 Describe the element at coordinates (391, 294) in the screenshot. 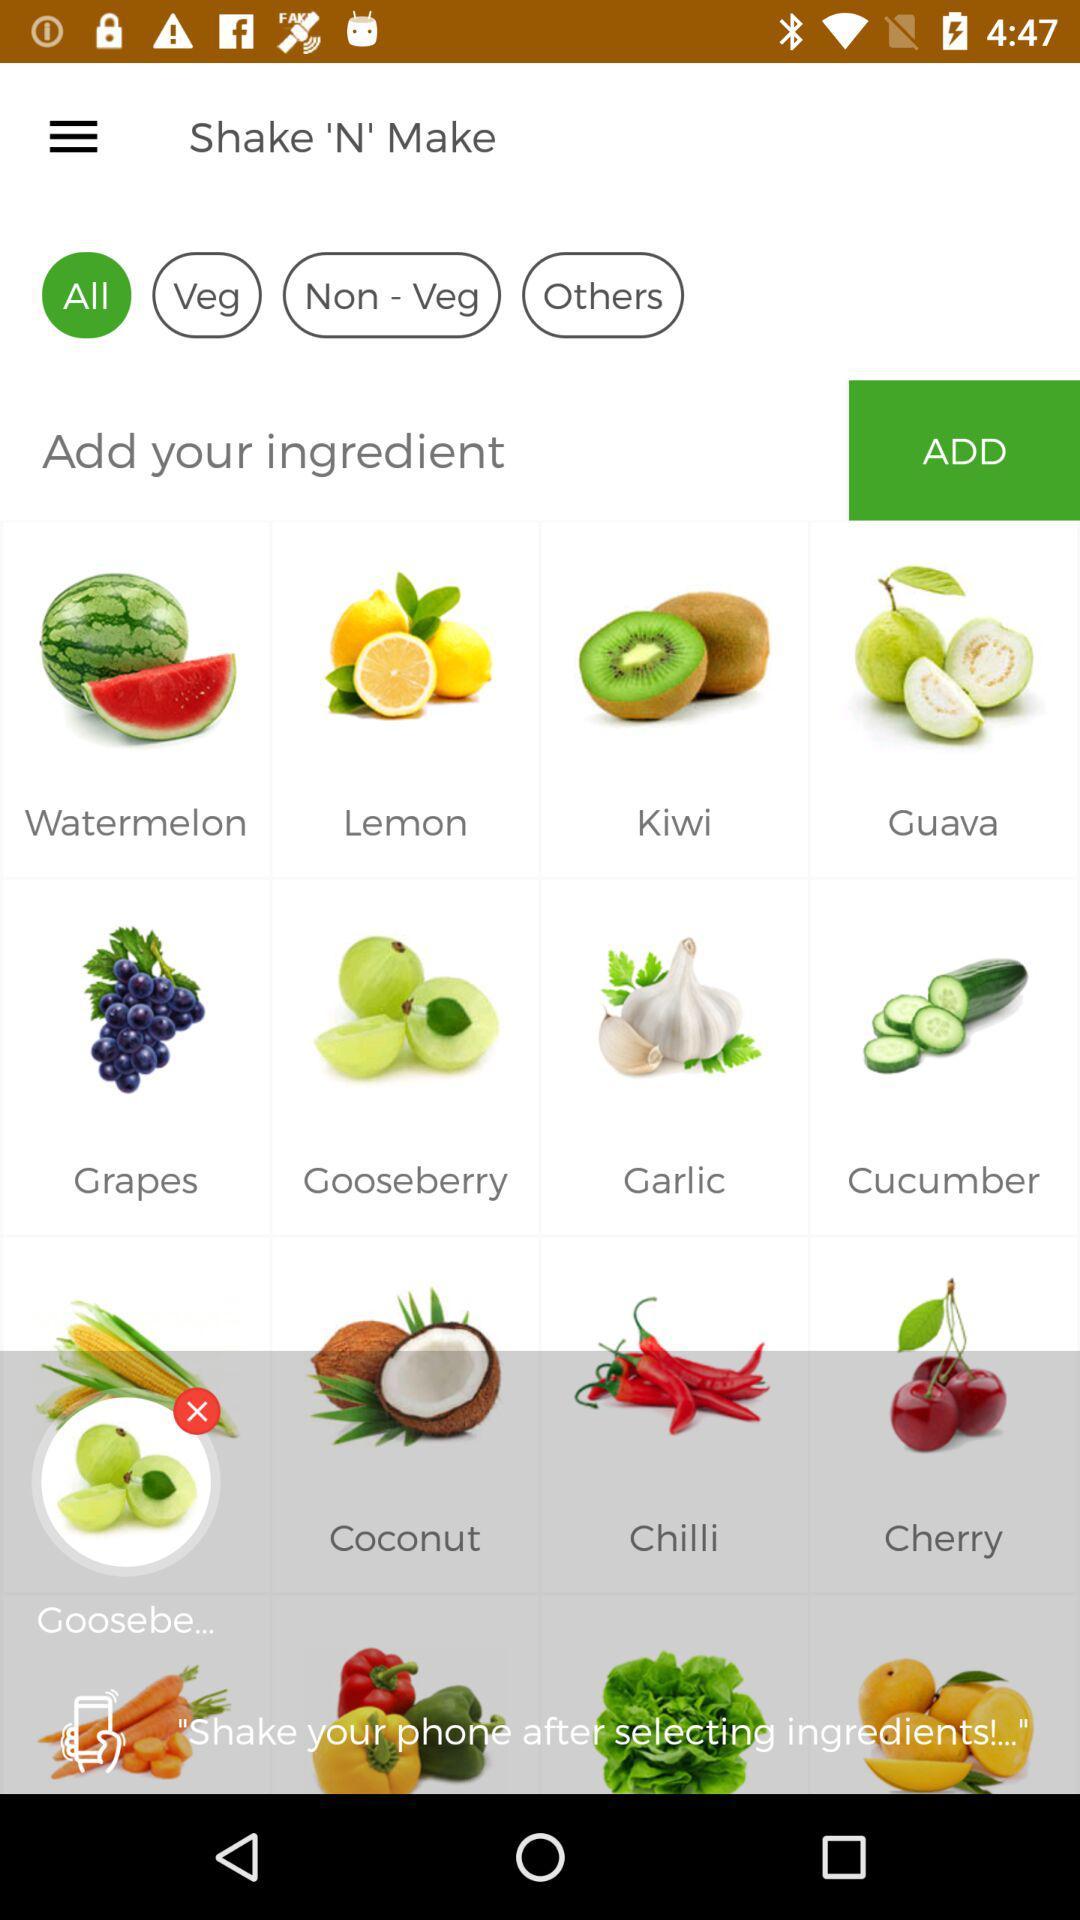

I see `icon next to others` at that location.